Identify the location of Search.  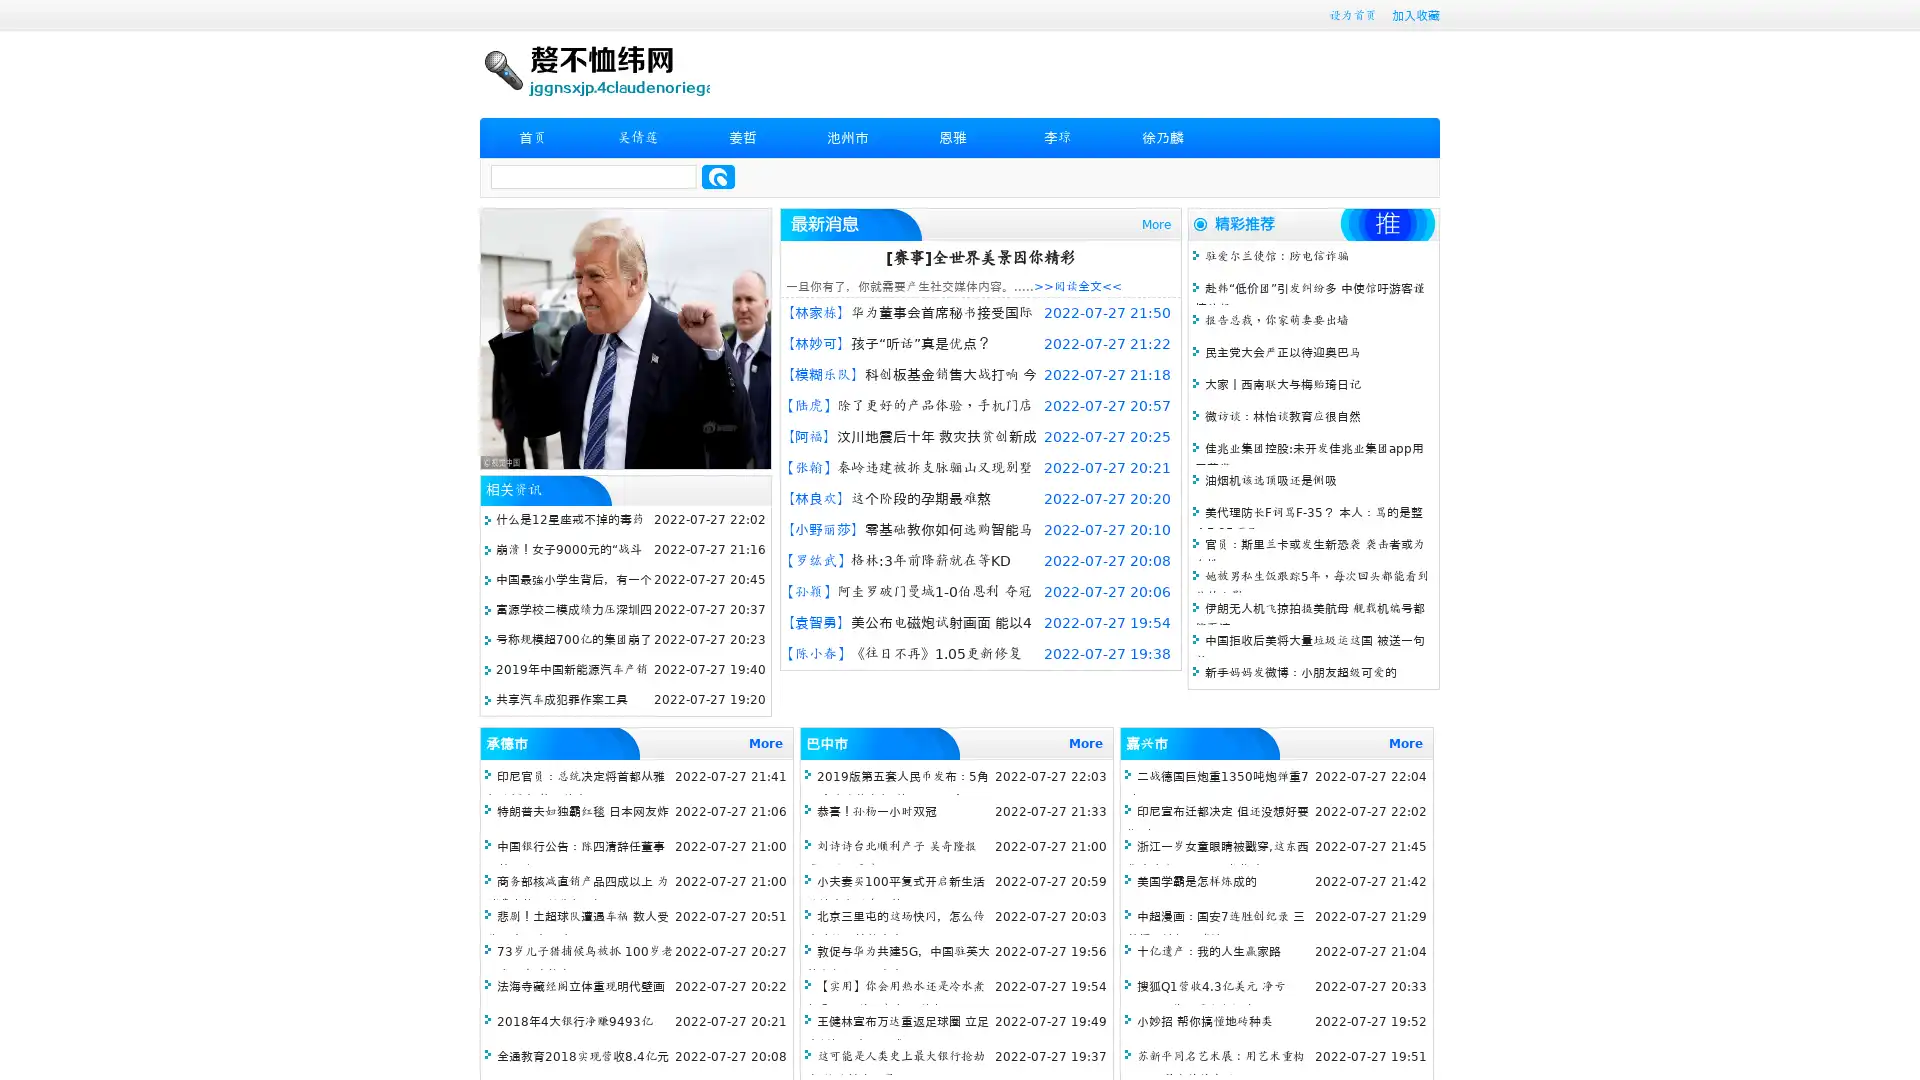
(718, 176).